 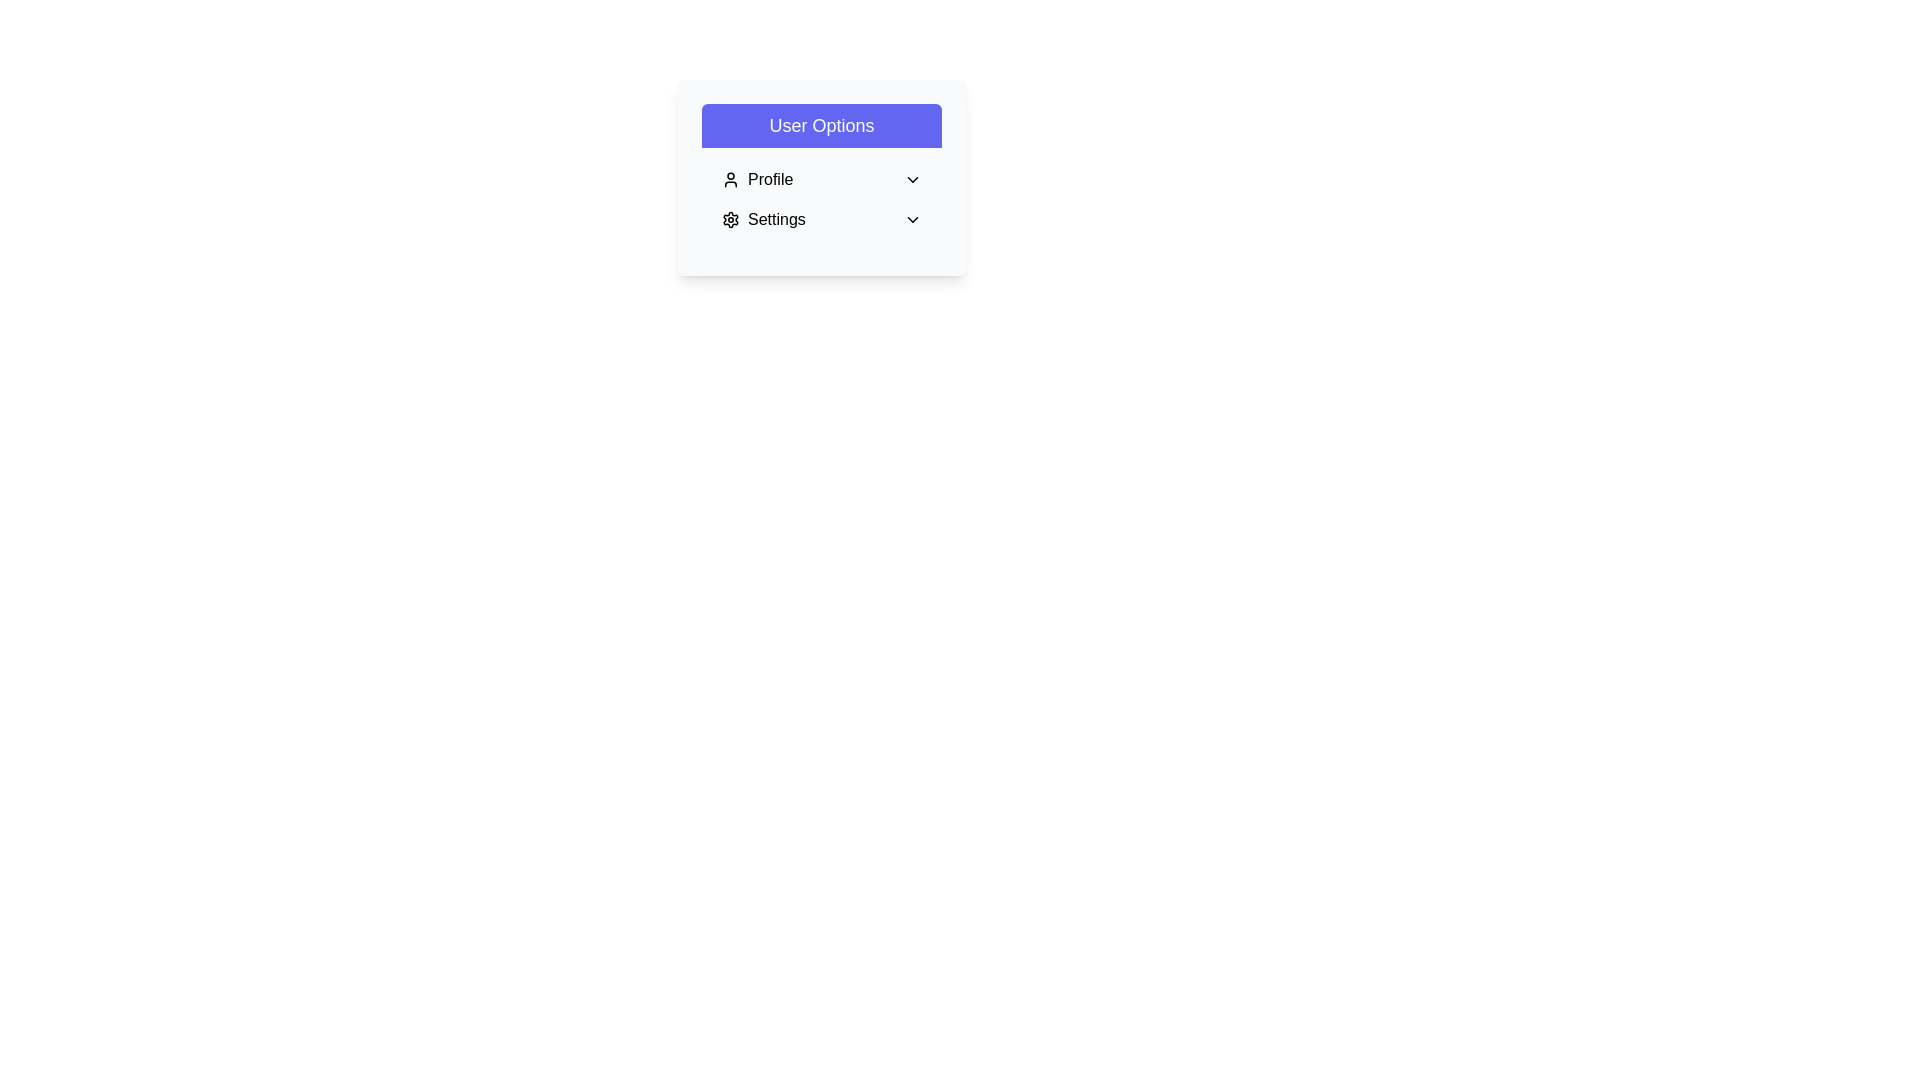 What do you see at coordinates (911, 219) in the screenshot?
I see `the downwards-pointing chevron icon, which is located to the far right of the 'Settings' row in the dropdown menu` at bounding box center [911, 219].